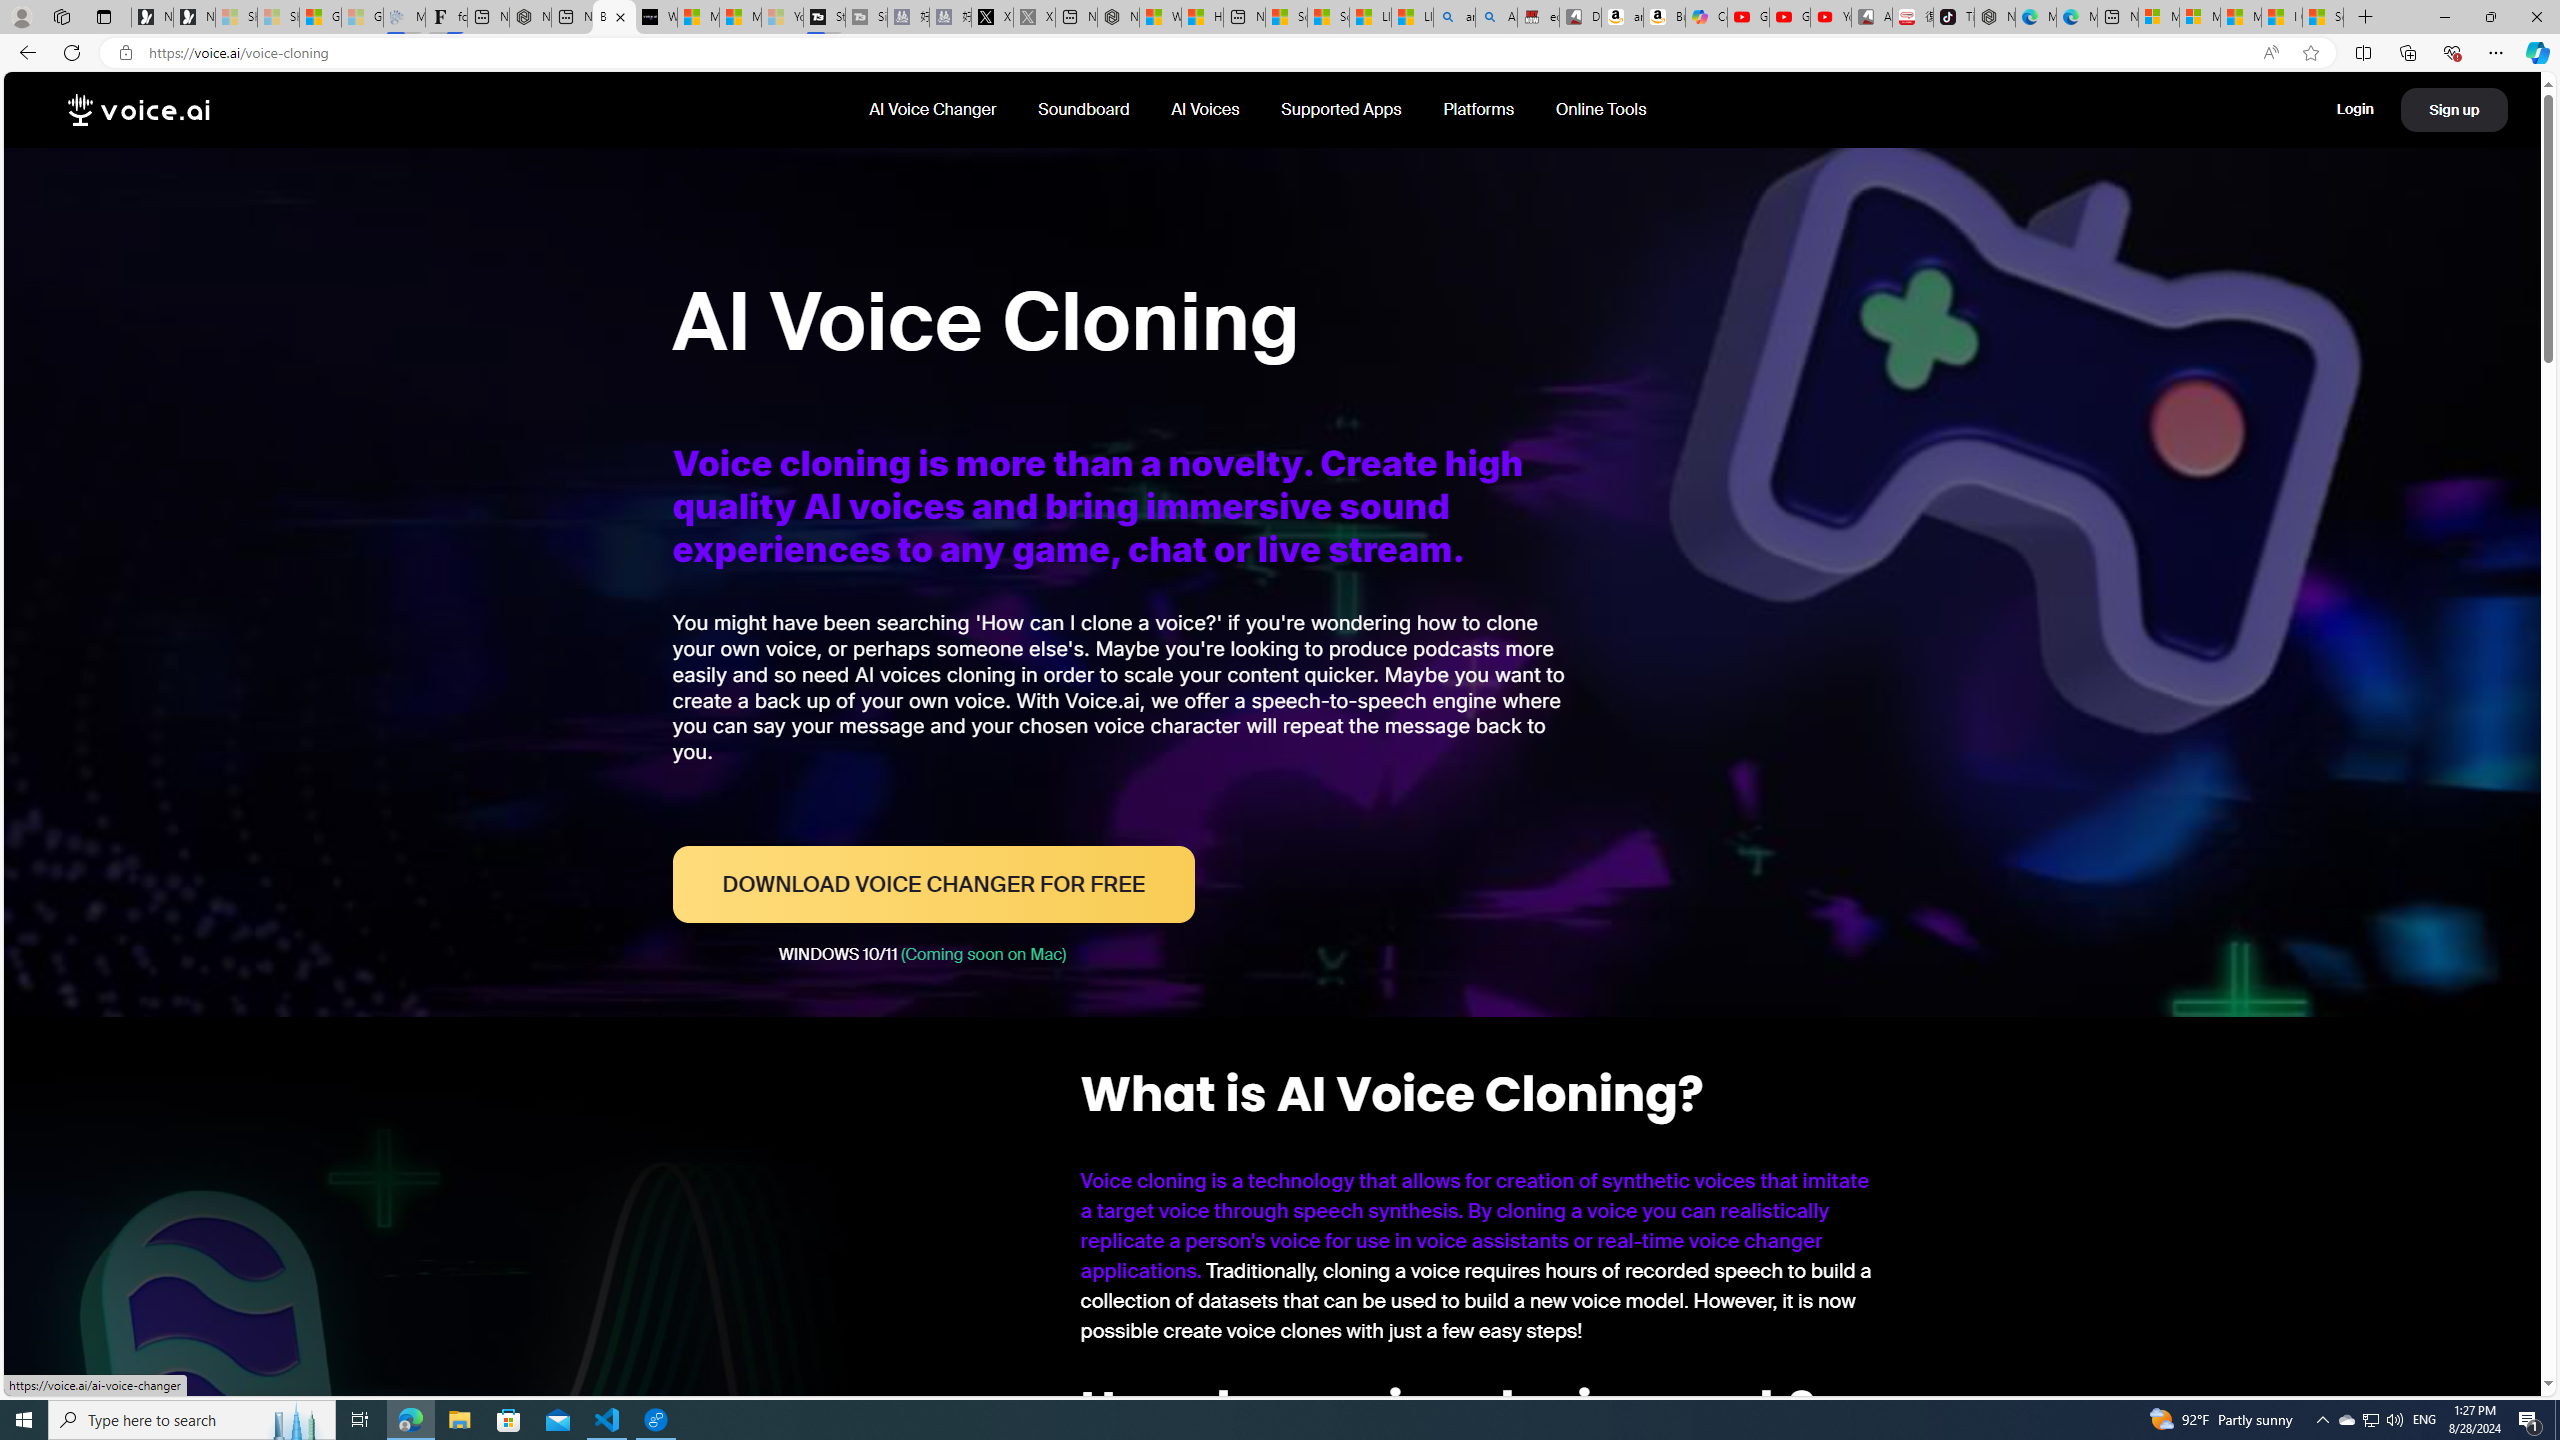  What do you see at coordinates (138, 110) in the screenshot?
I see `'voice.ai'` at bounding box center [138, 110].